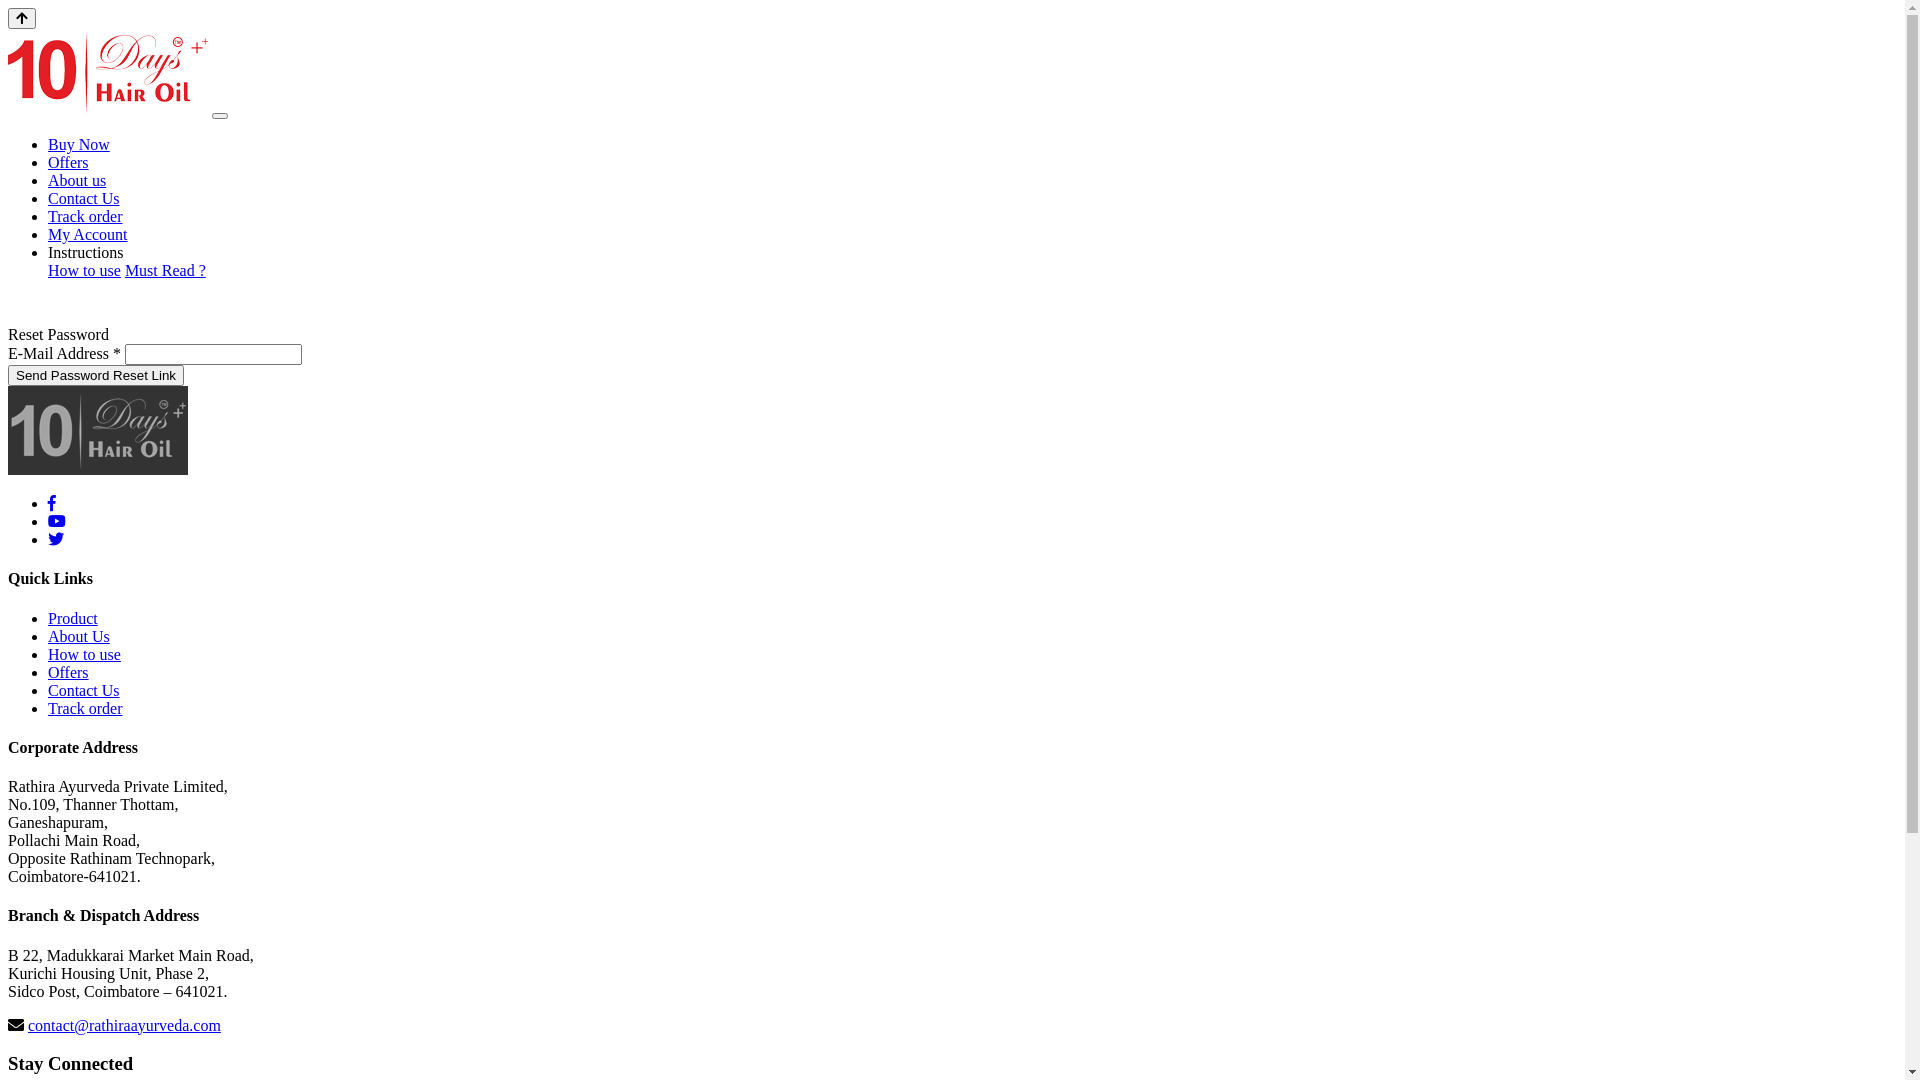  I want to click on 'Go to top', so click(22, 18).